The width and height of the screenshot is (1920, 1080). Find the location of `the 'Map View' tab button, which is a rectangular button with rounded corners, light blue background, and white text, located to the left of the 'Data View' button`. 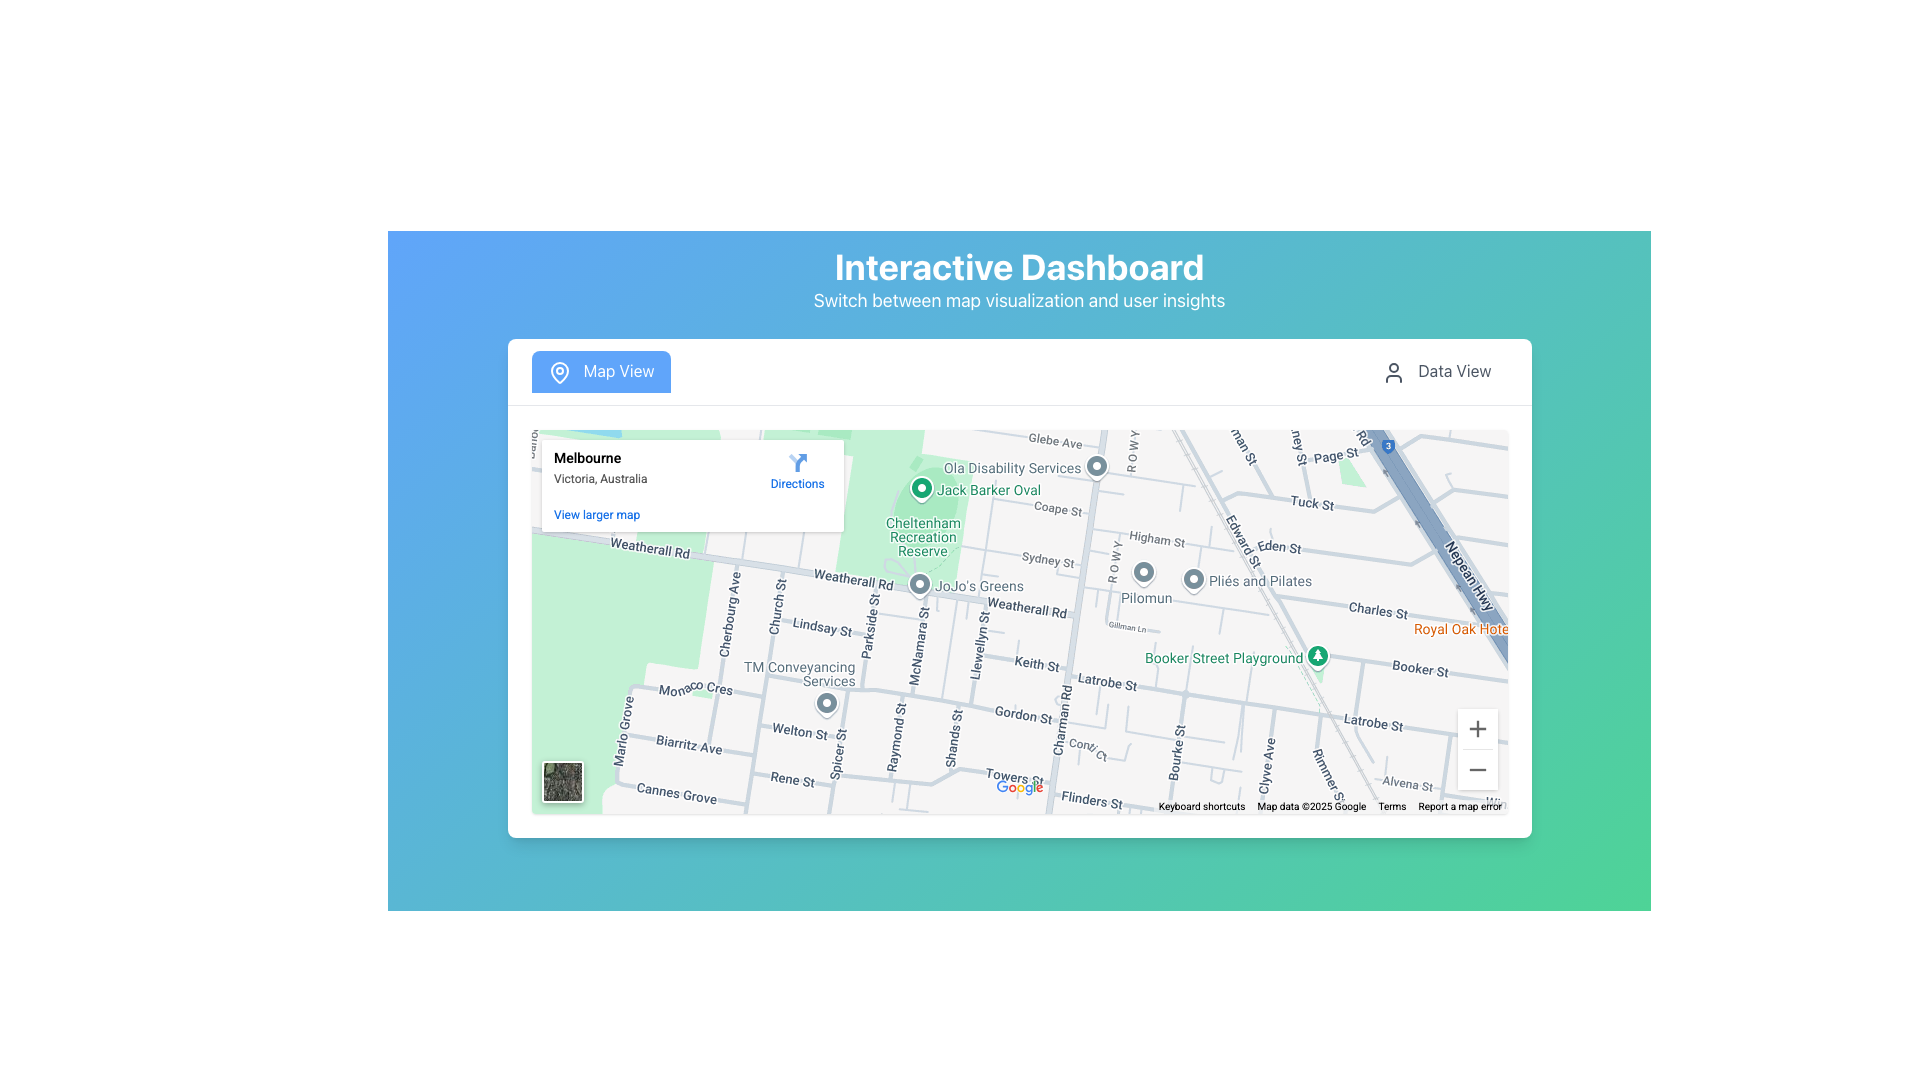

the 'Map View' tab button, which is a rectangular button with rounded corners, light blue background, and white text, located to the left of the 'Data View' button is located at coordinates (599, 371).